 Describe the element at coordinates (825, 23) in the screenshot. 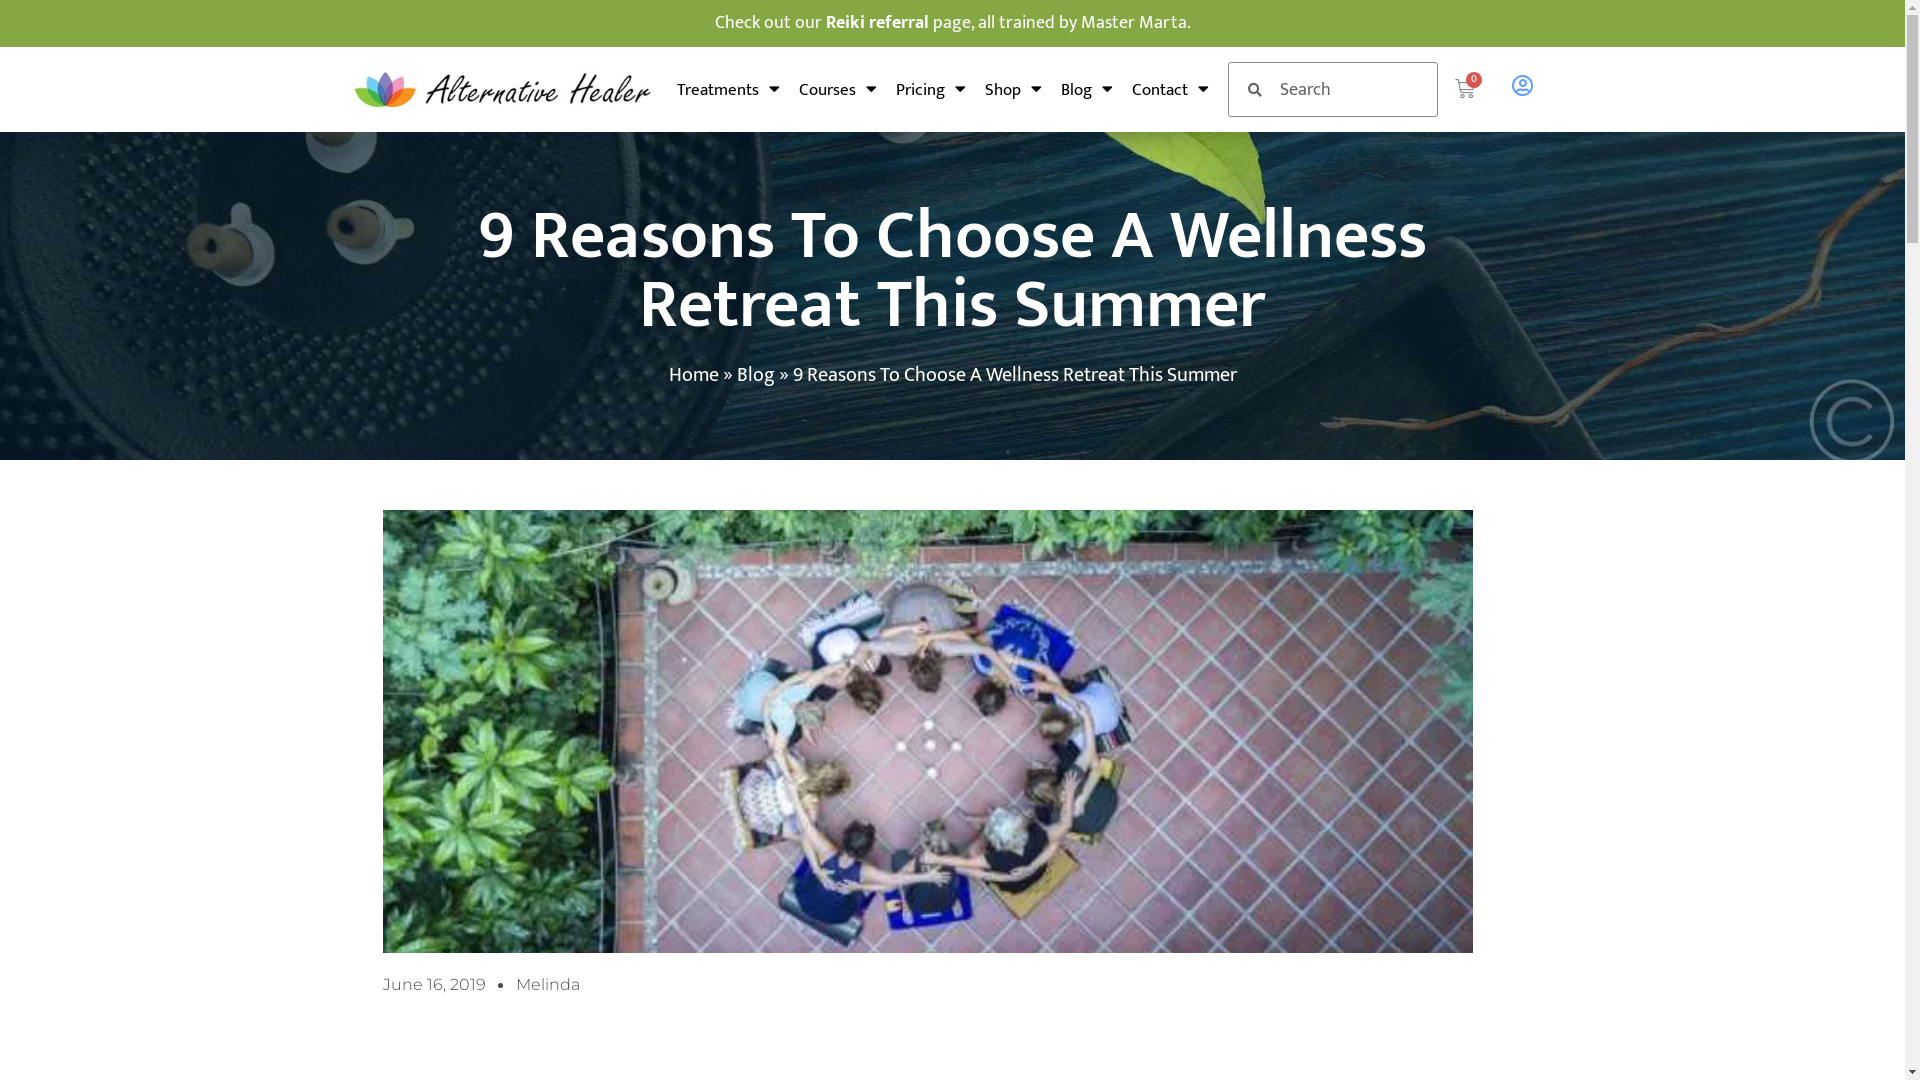

I see `'Reiki referral'` at that location.